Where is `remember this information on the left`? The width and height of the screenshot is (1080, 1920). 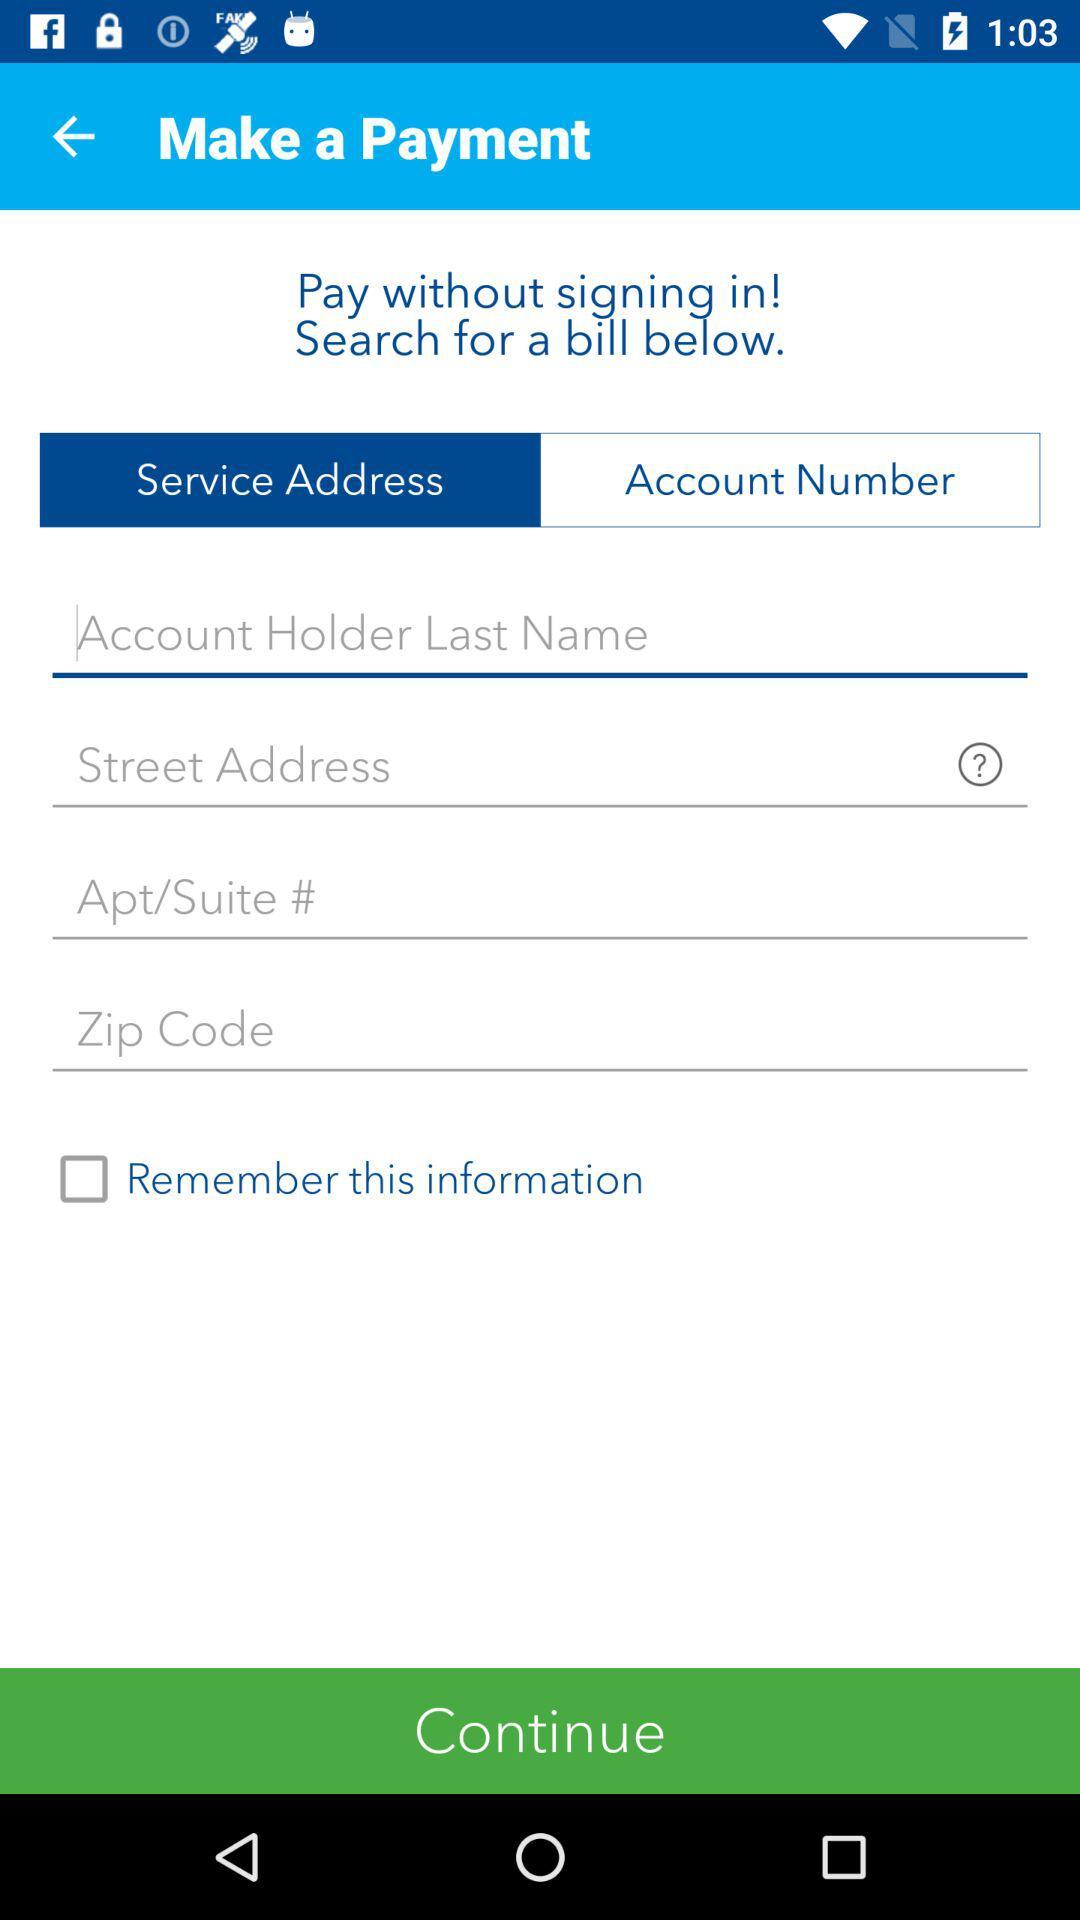
remember this information on the left is located at coordinates (342, 1179).